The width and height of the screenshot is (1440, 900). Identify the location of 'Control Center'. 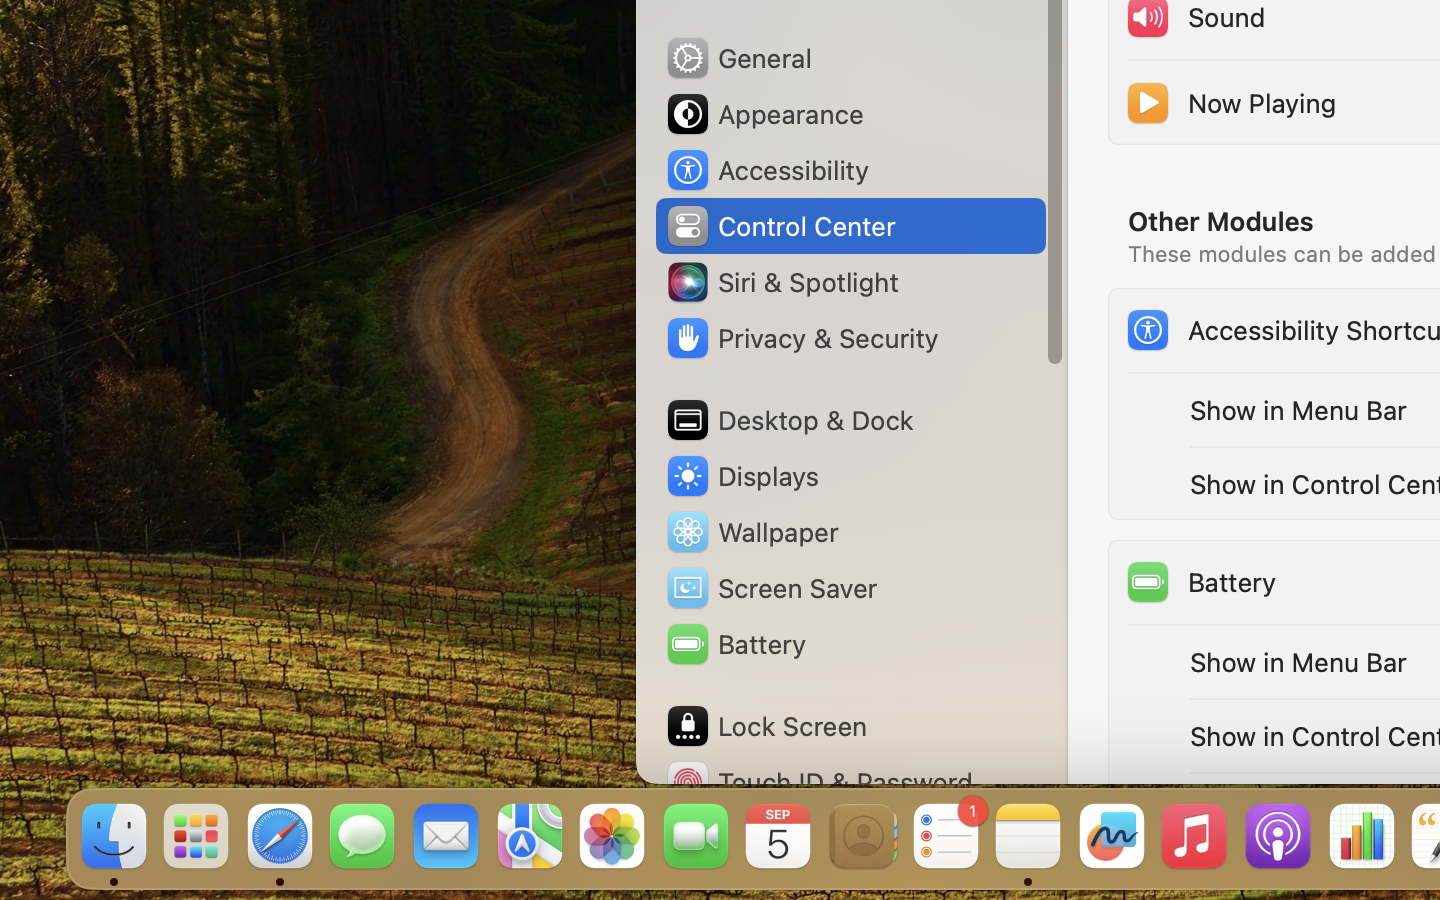
(779, 225).